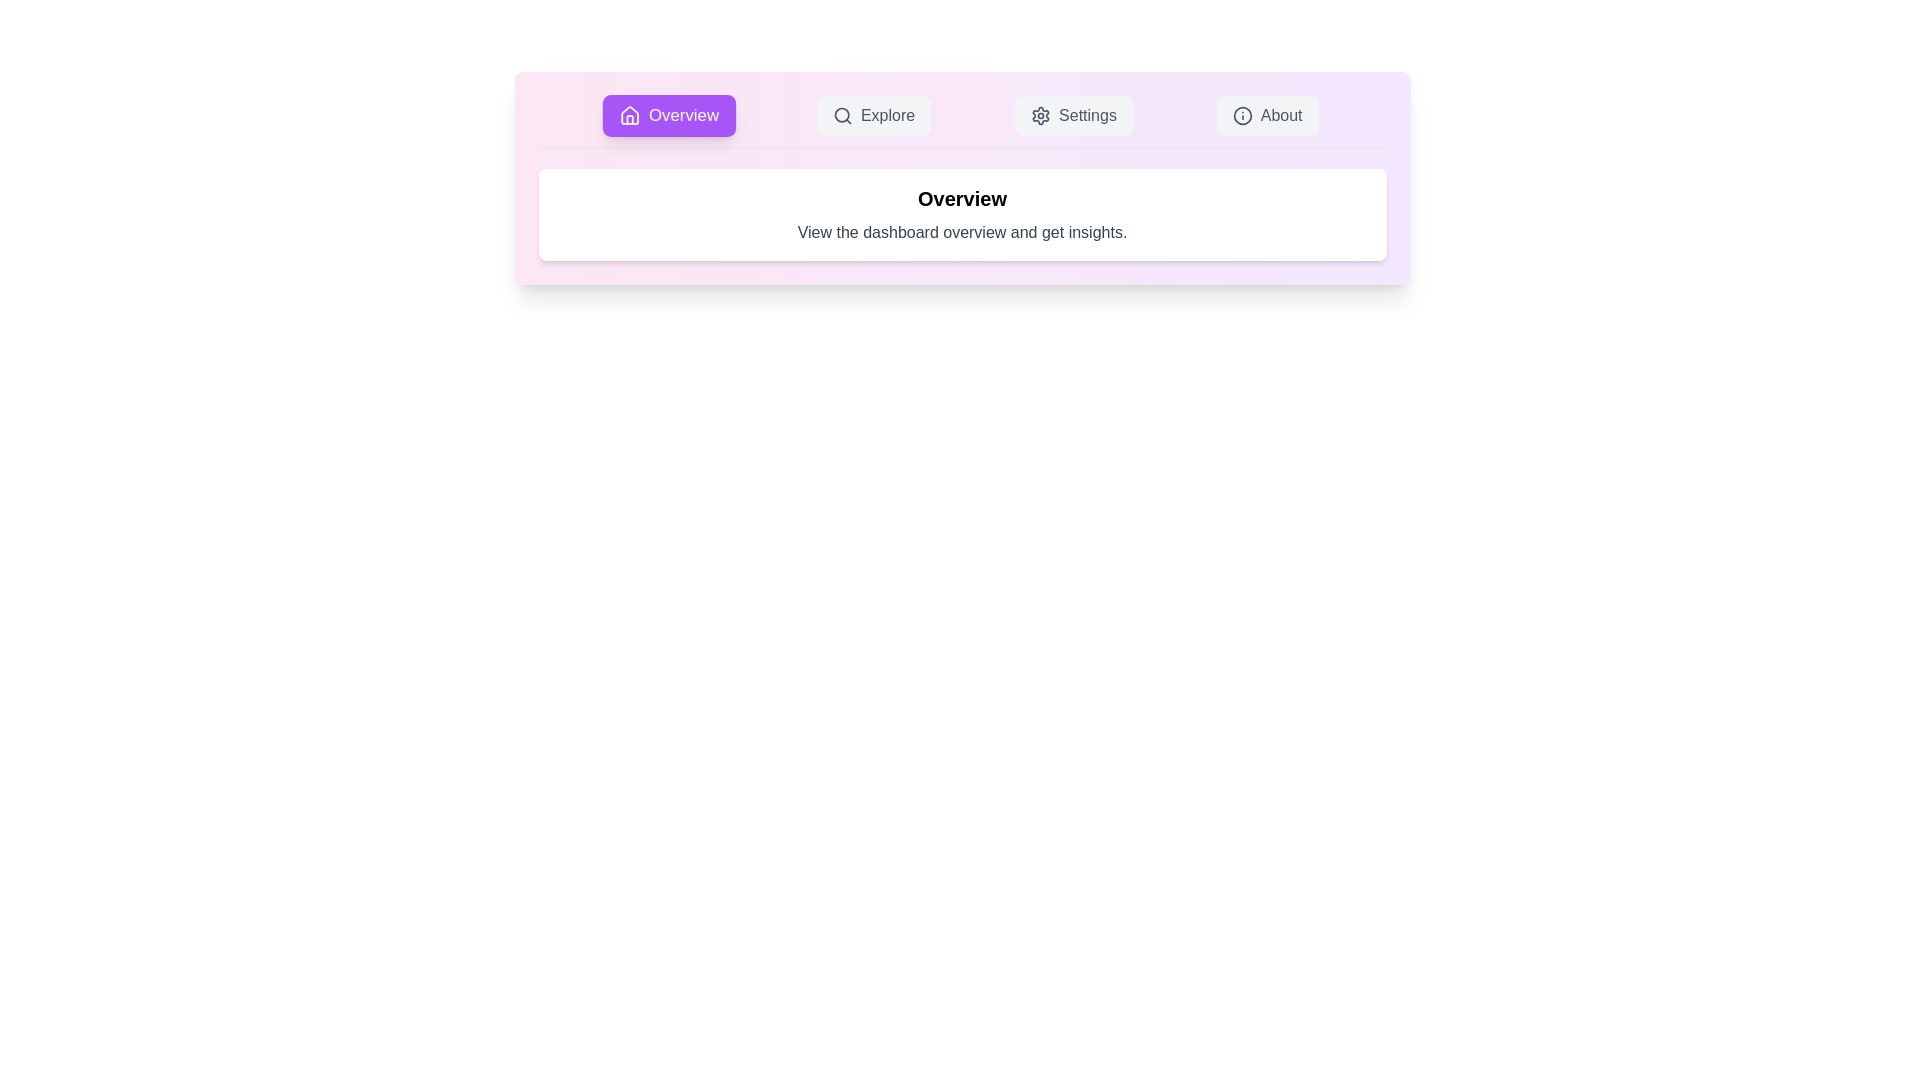 The image size is (1920, 1080). Describe the element at coordinates (962, 215) in the screenshot. I see `the content area of the active tab to inspect or interact with it` at that location.